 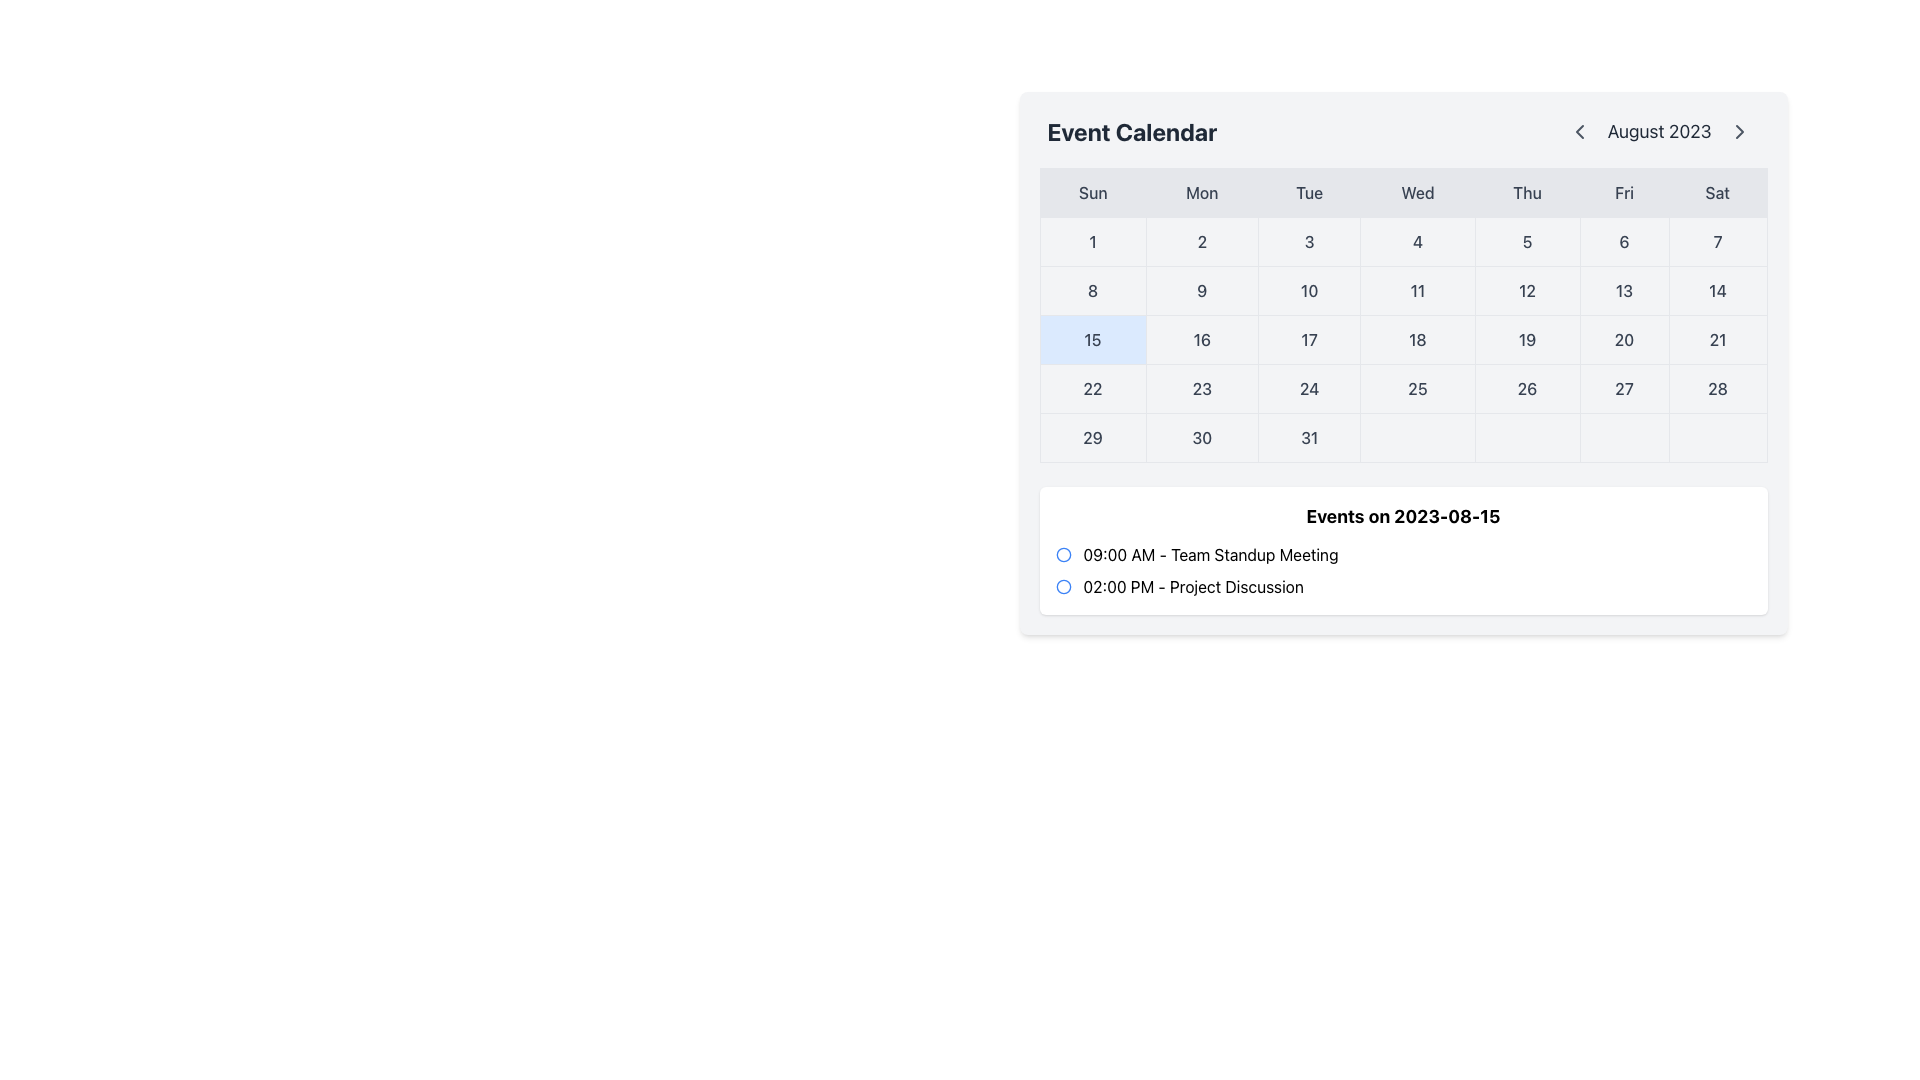 What do you see at coordinates (1062, 555) in the screenshot?
I see `the blue stroke circle-shaped icon located to the left of the '09:00 AM - Team Standup Meeting' text in the event list section of the calendar interface` at bounding box center [1062, 555].